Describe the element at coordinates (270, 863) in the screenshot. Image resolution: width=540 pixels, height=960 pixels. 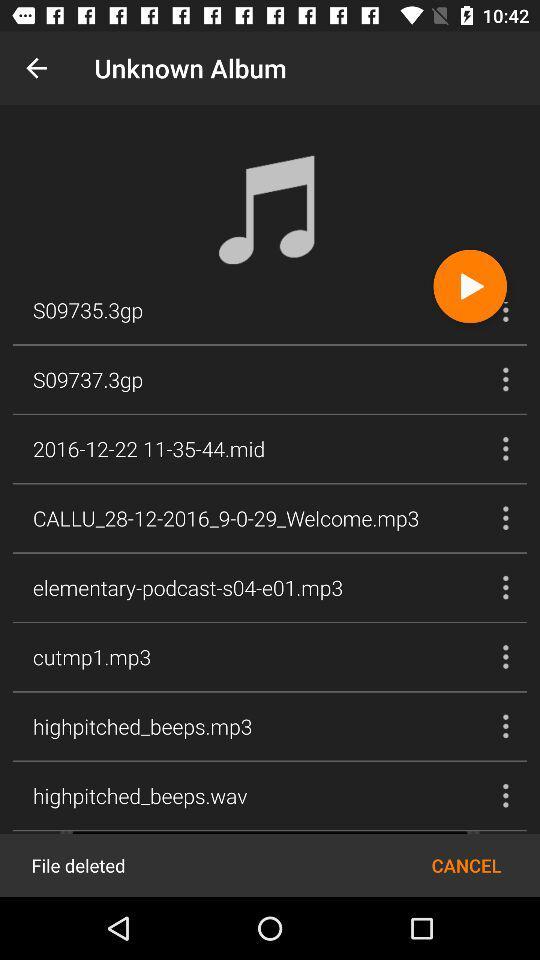
I see `this section allows you to cancel the play or delete the file entirely` at that location.